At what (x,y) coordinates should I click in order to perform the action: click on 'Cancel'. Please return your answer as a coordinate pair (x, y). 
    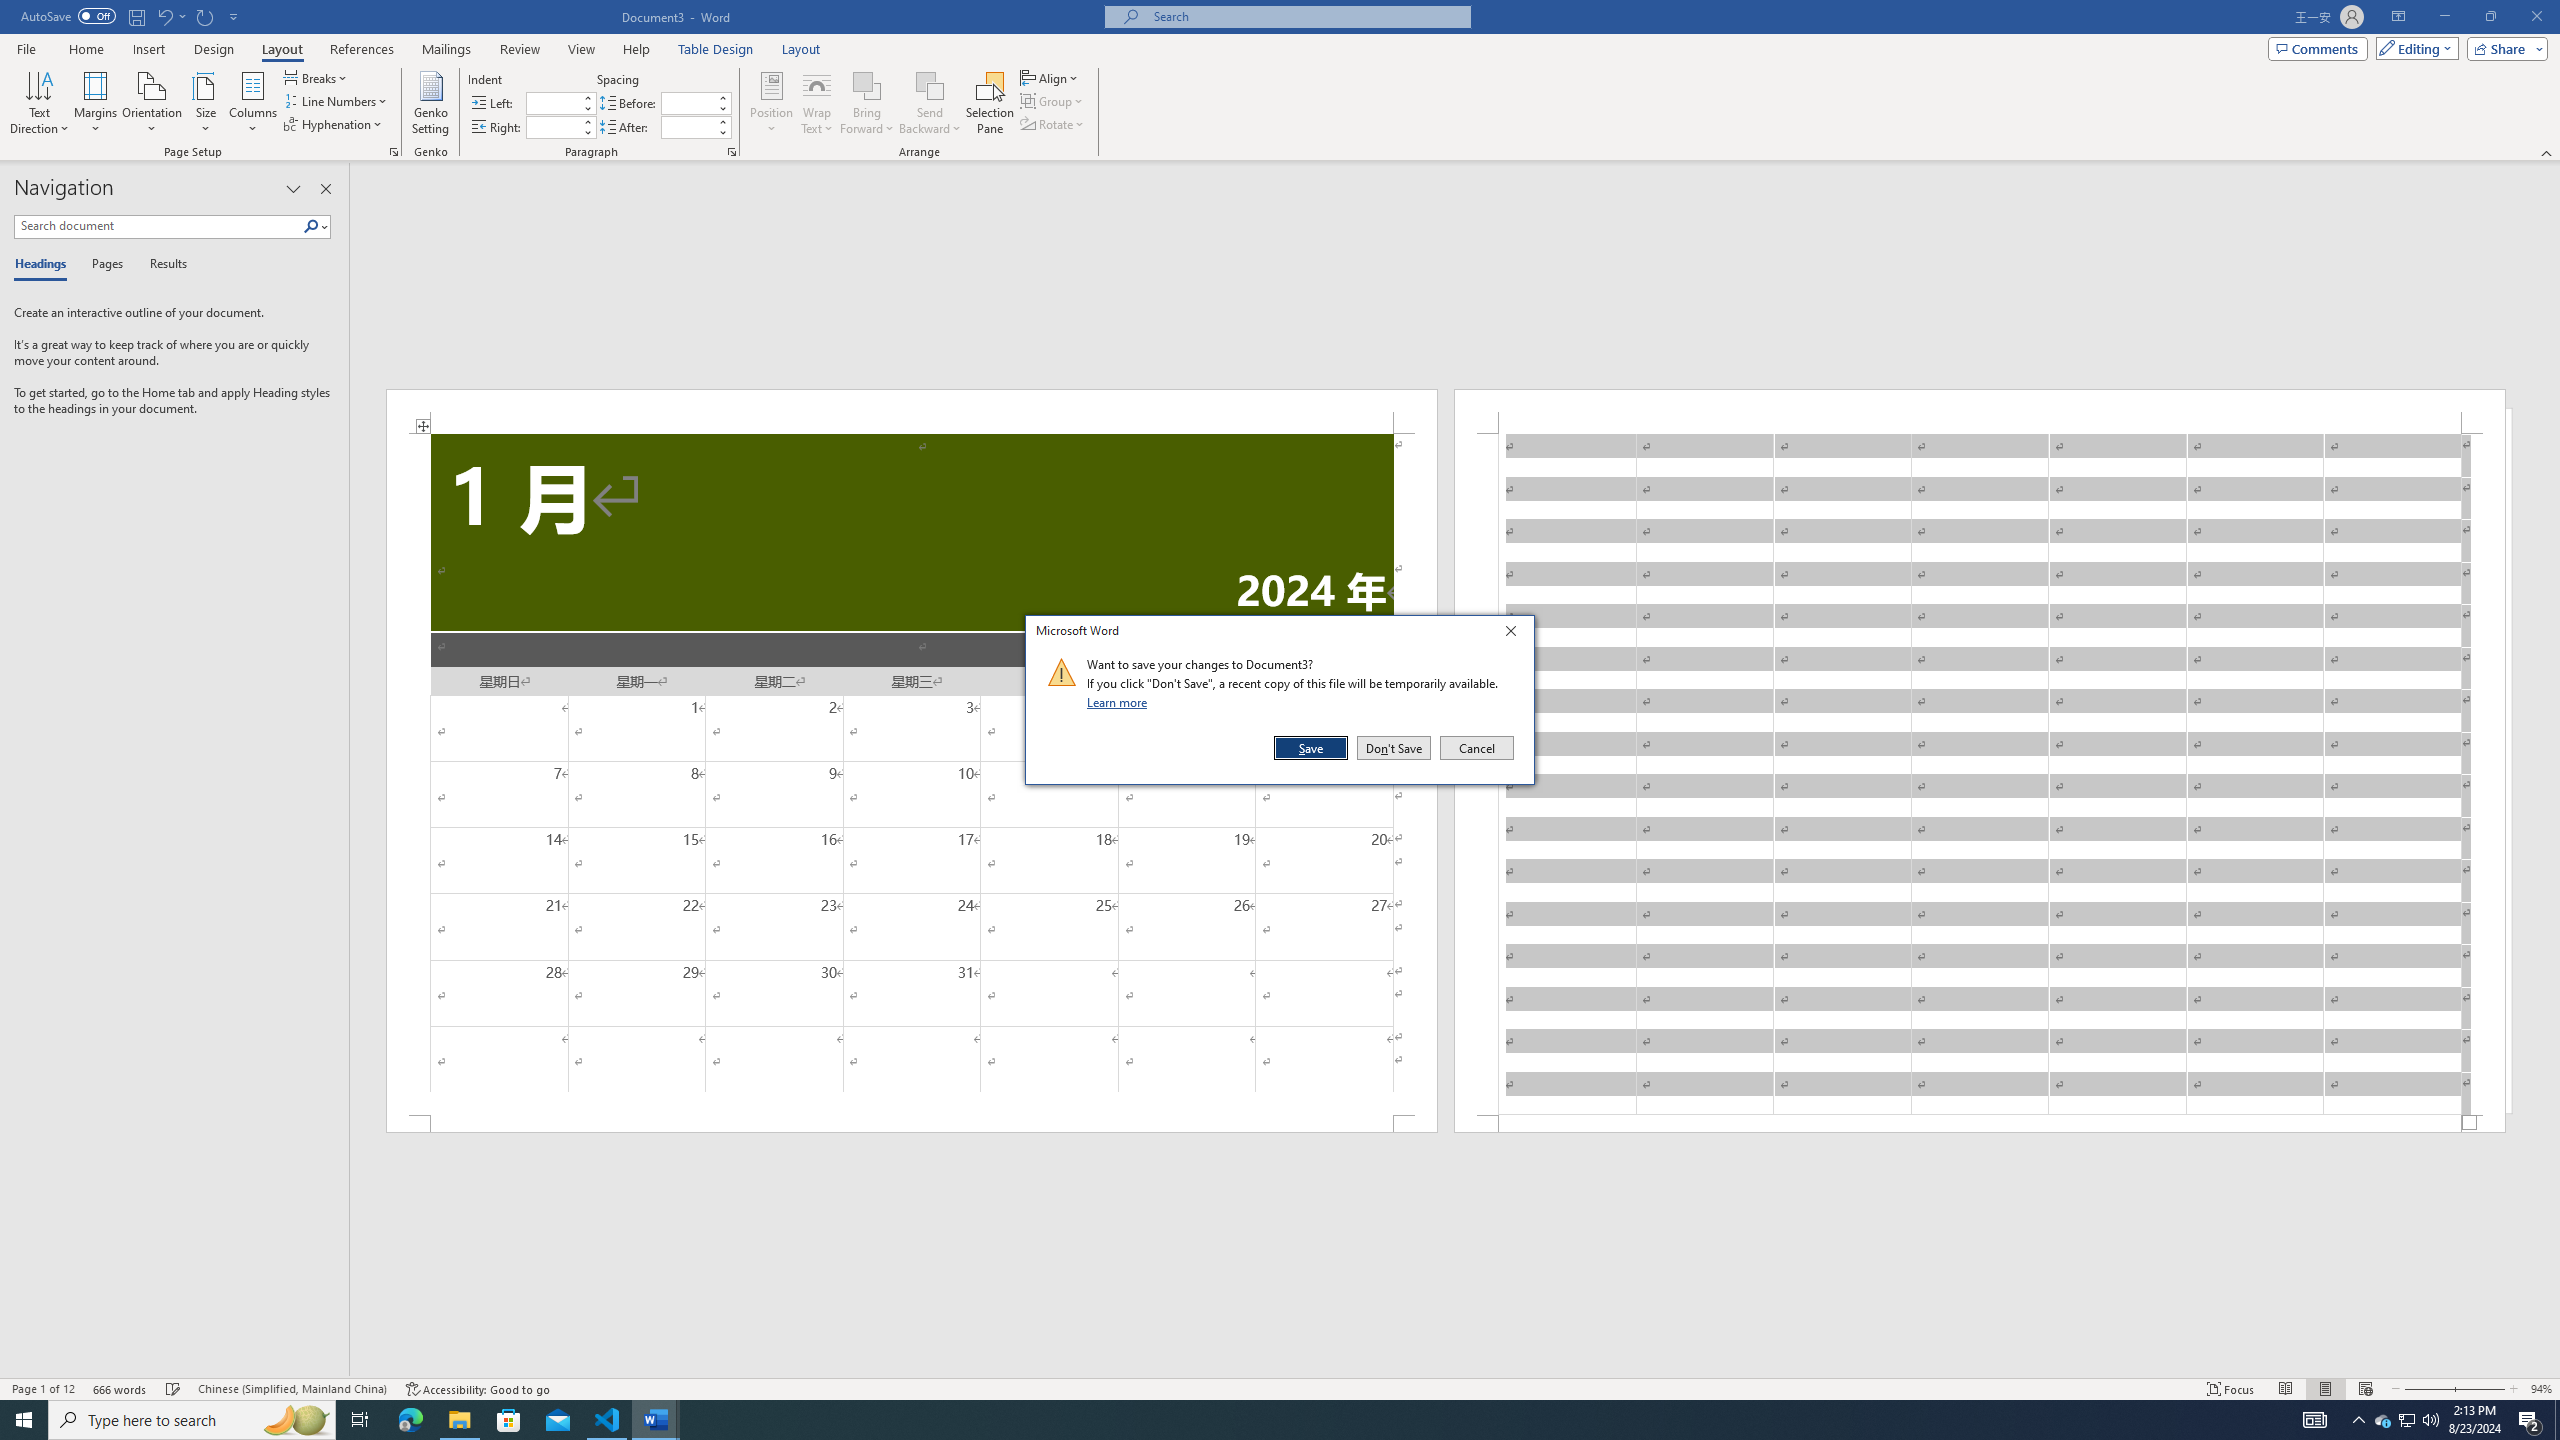
    Looking at the image, I should click on (1475, 747).